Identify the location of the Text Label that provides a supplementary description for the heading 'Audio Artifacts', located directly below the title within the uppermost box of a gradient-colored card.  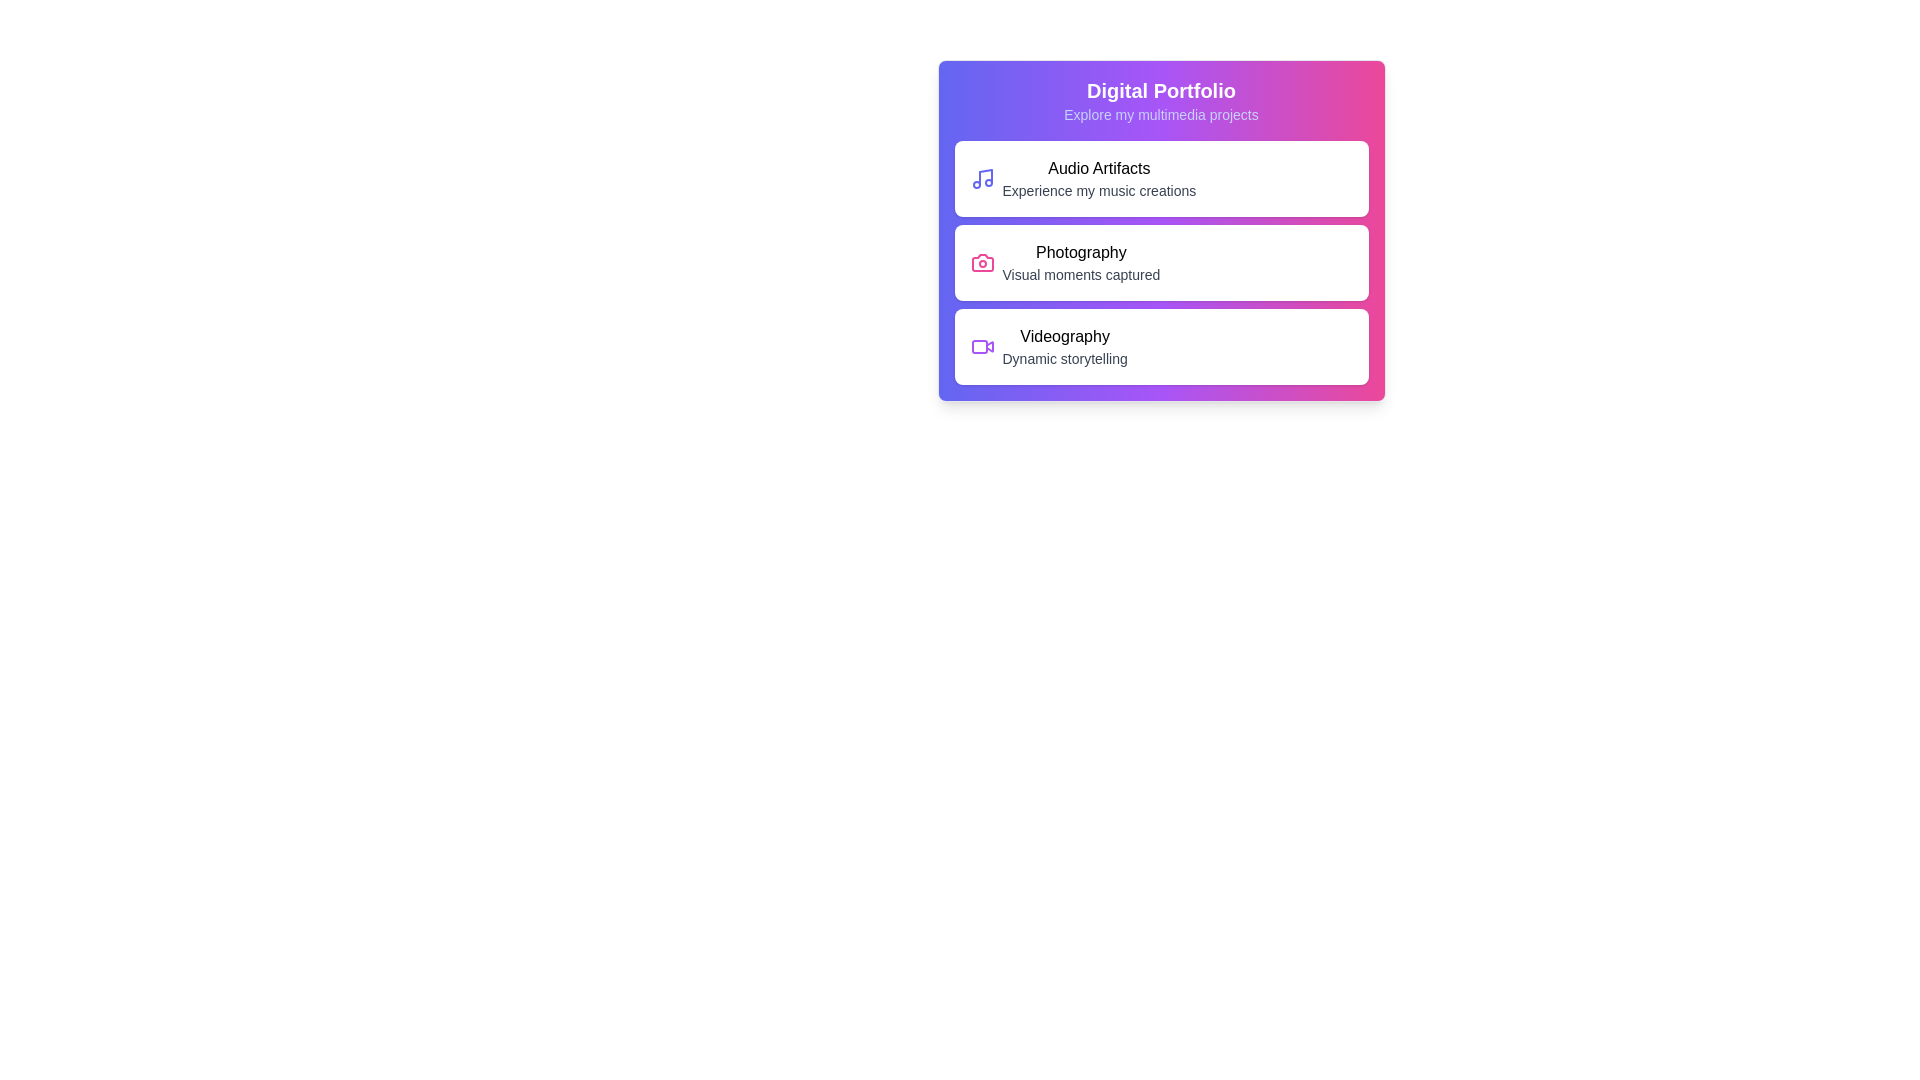
(1098, 191).